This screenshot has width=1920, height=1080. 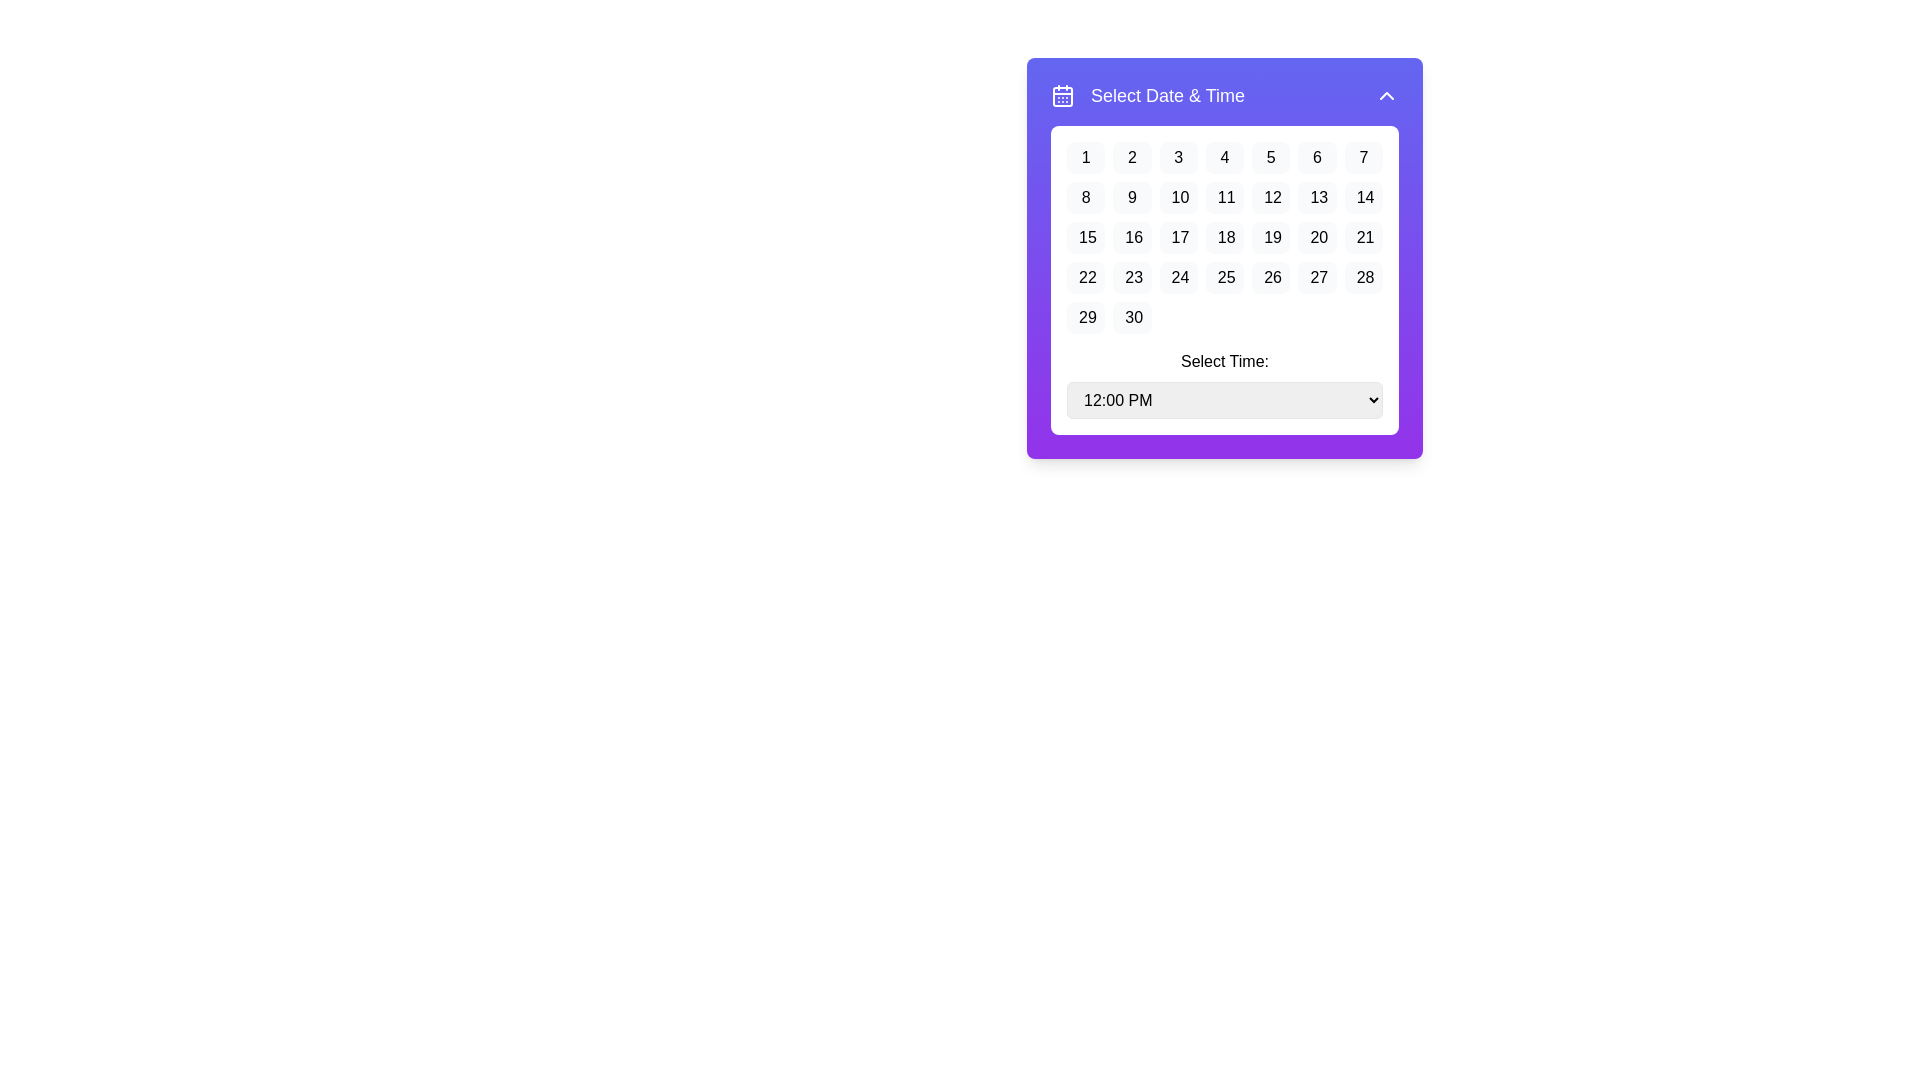 I want to click on the small rectangular button with rounded corners displaying the number '6', located, so click(x=1317, y=157).